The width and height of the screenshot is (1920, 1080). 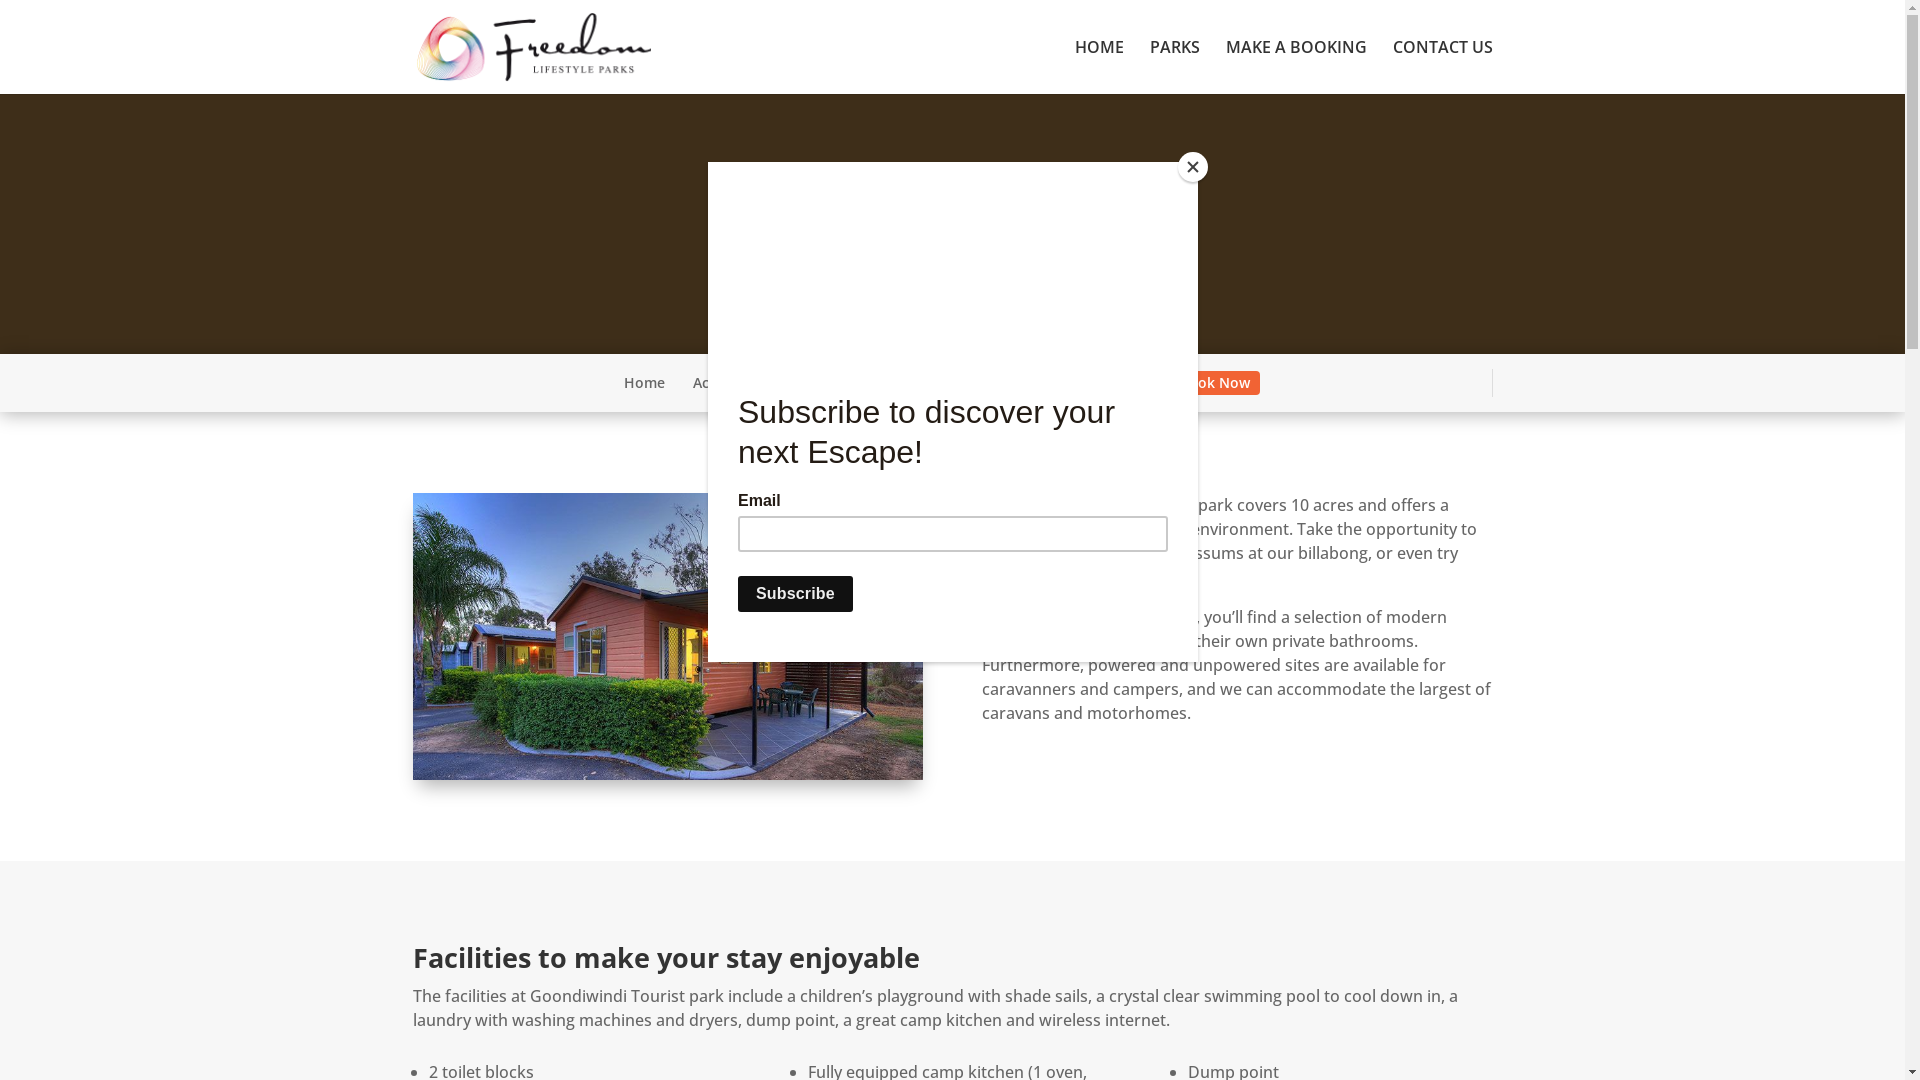 What do you see at coordinates (1175, 65) in the screenshot?
I see `'PARKS'` at bounding box center [1175, 65].